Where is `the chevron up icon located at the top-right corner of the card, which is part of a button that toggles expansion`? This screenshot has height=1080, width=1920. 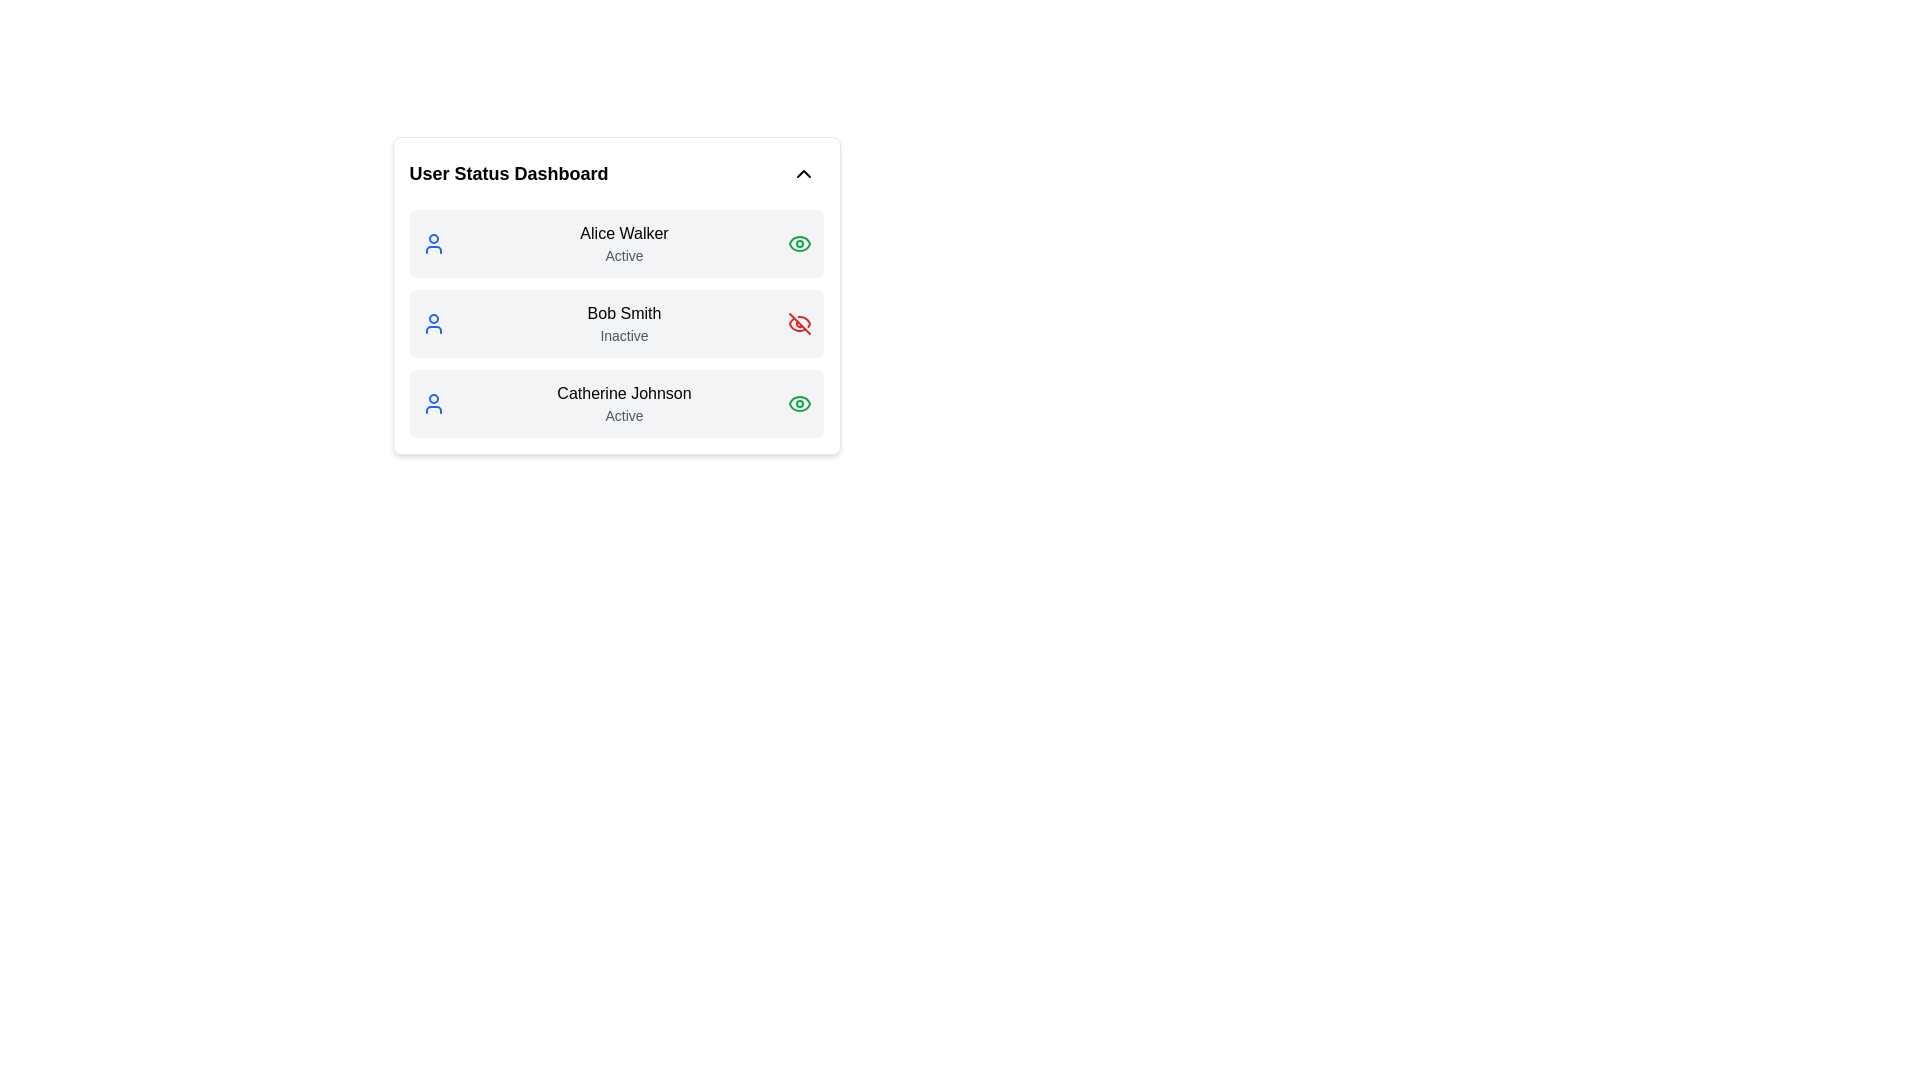 the chevron up icon located at the top-right corner of the card, which is part of a button that toggles expansion is located at coordinates (803, 172).